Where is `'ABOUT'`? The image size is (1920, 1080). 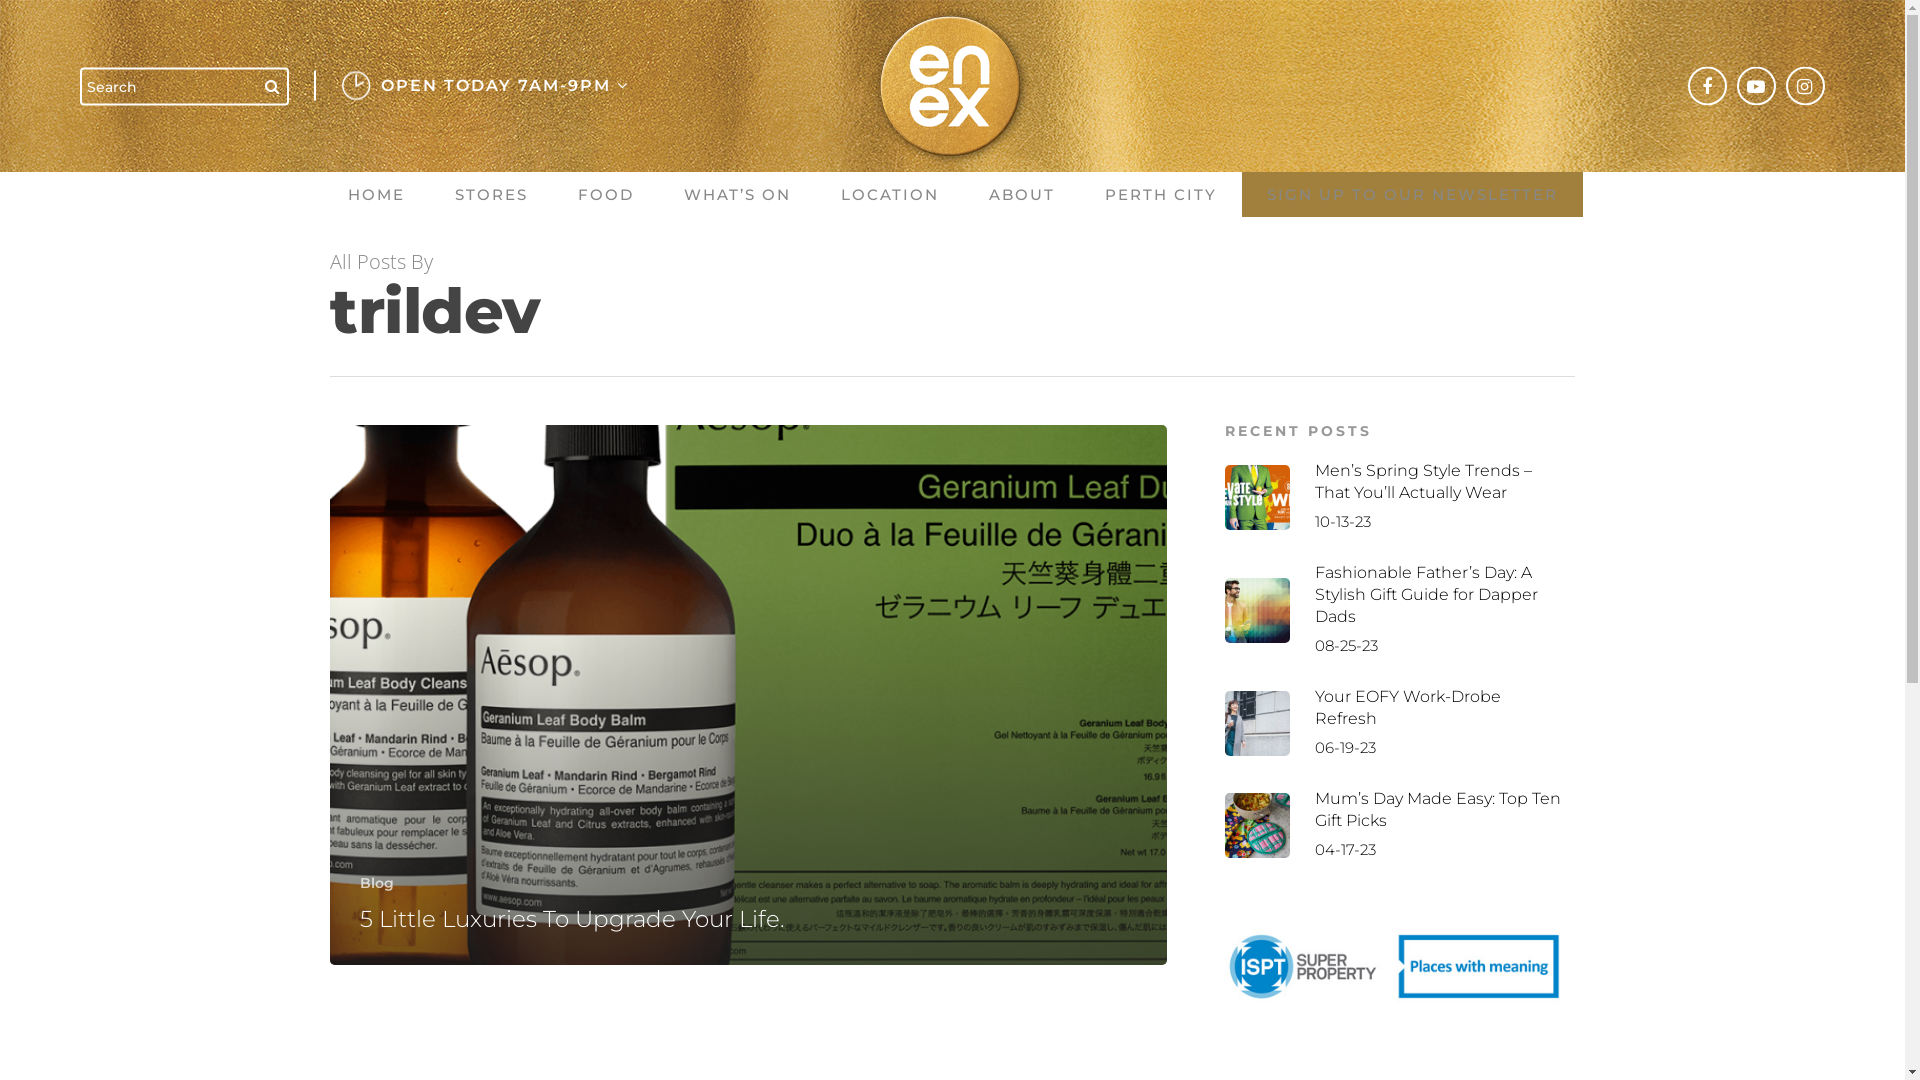 'ABOUT' is located at coordinates (1022, 194).